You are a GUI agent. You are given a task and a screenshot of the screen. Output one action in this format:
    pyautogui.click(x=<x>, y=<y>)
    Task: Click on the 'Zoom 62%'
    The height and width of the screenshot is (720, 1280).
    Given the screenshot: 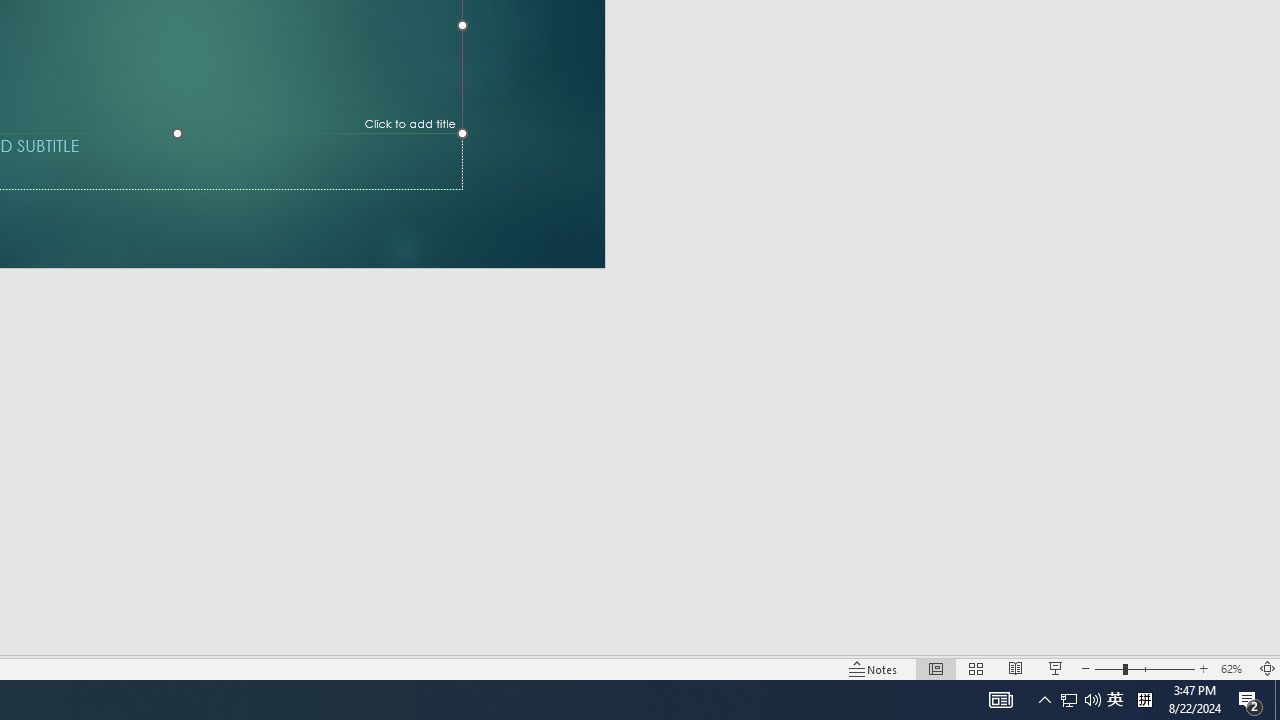 What is the action you would take?
    pyautogui.click(x=1233, y=669)
    